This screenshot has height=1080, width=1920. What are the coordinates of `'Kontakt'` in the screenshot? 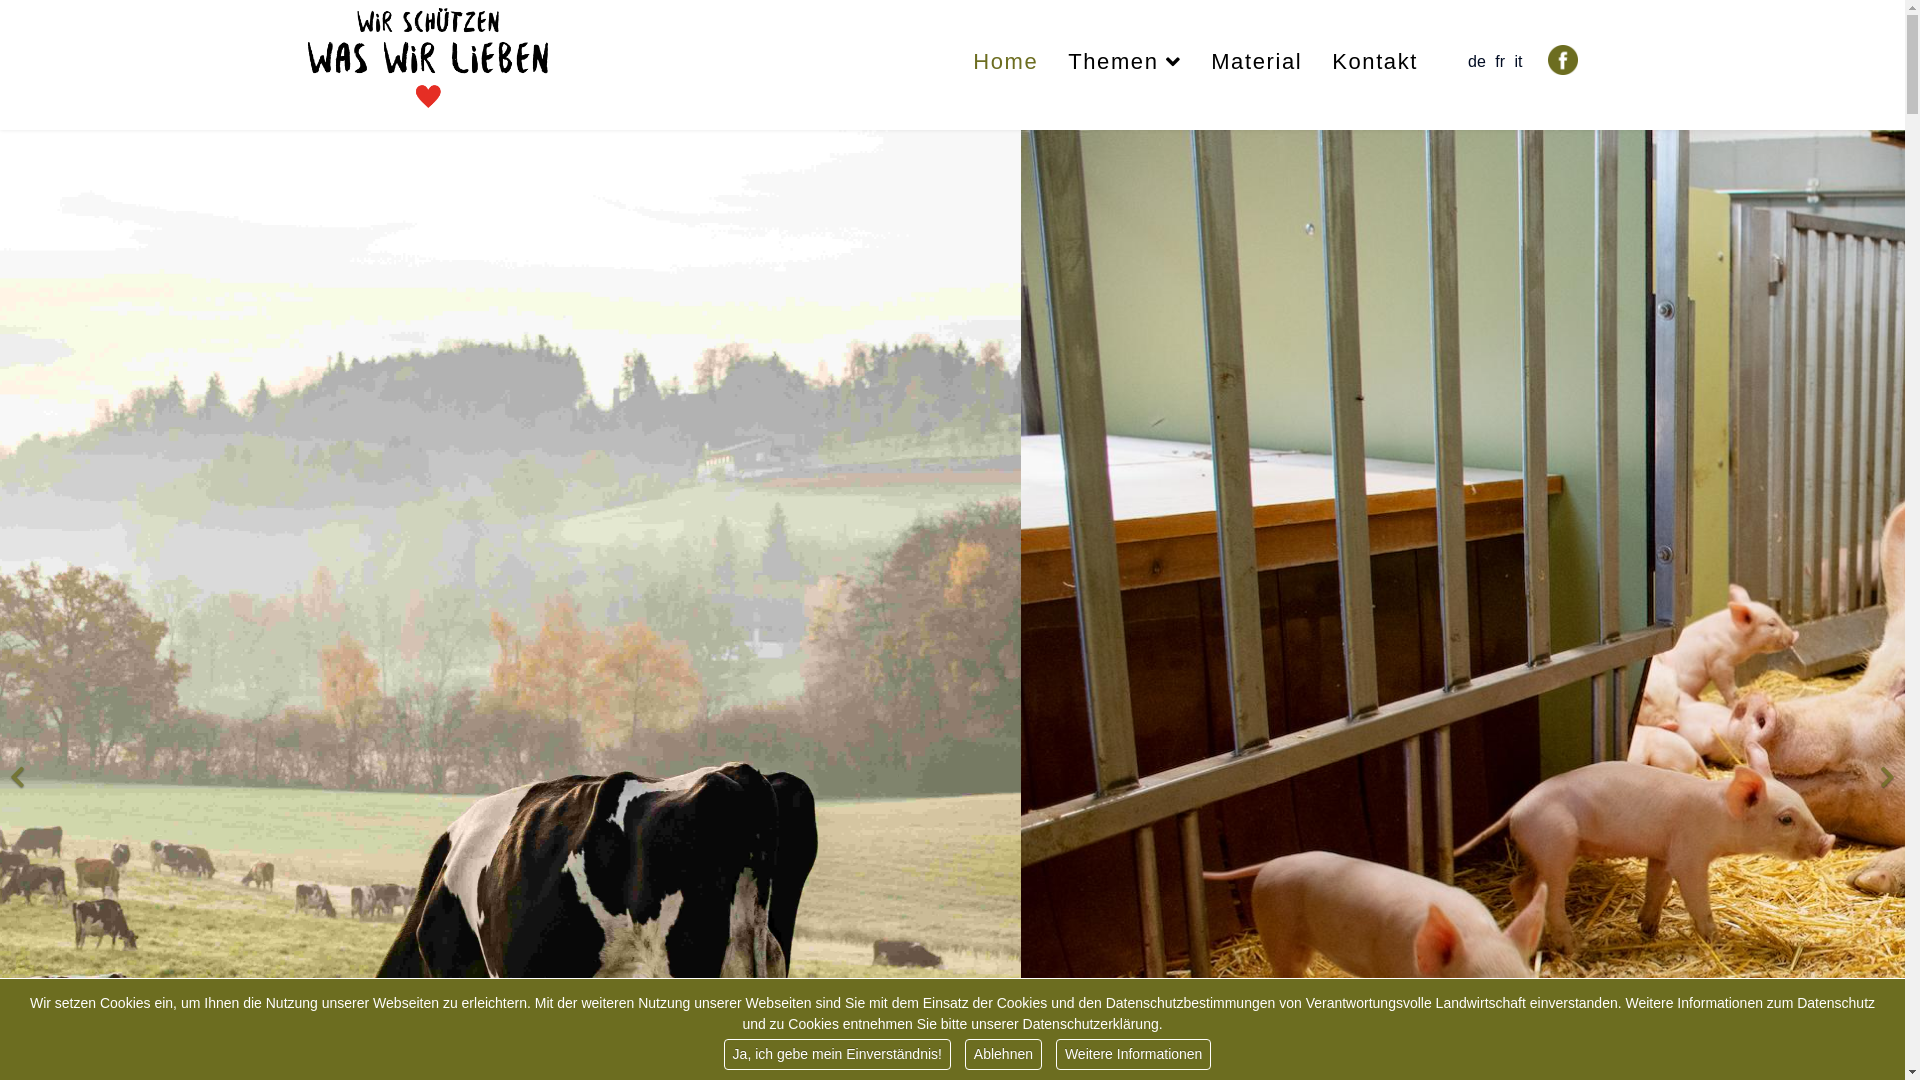 It's located at (1366, 60).